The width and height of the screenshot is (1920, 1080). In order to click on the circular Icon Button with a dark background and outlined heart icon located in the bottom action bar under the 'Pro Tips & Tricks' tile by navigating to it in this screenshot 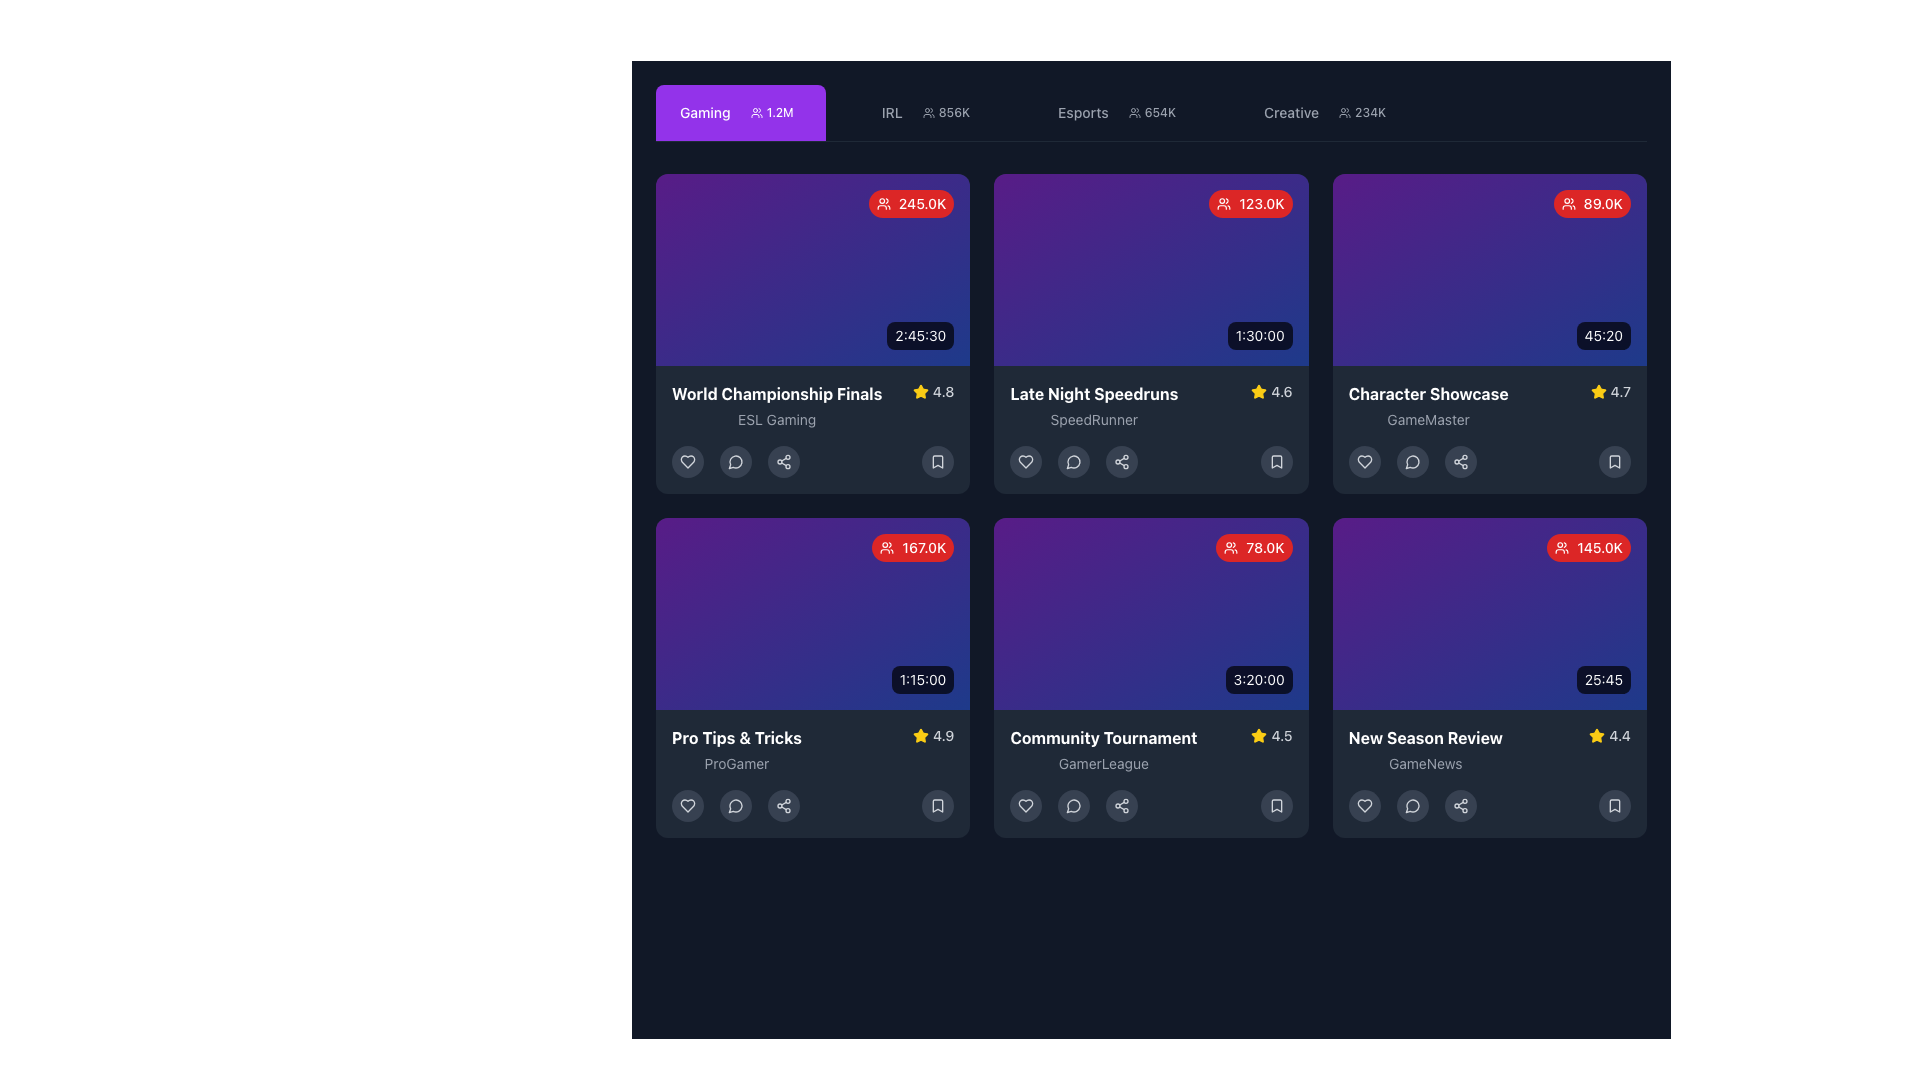, I will do `click(687, 805)`.